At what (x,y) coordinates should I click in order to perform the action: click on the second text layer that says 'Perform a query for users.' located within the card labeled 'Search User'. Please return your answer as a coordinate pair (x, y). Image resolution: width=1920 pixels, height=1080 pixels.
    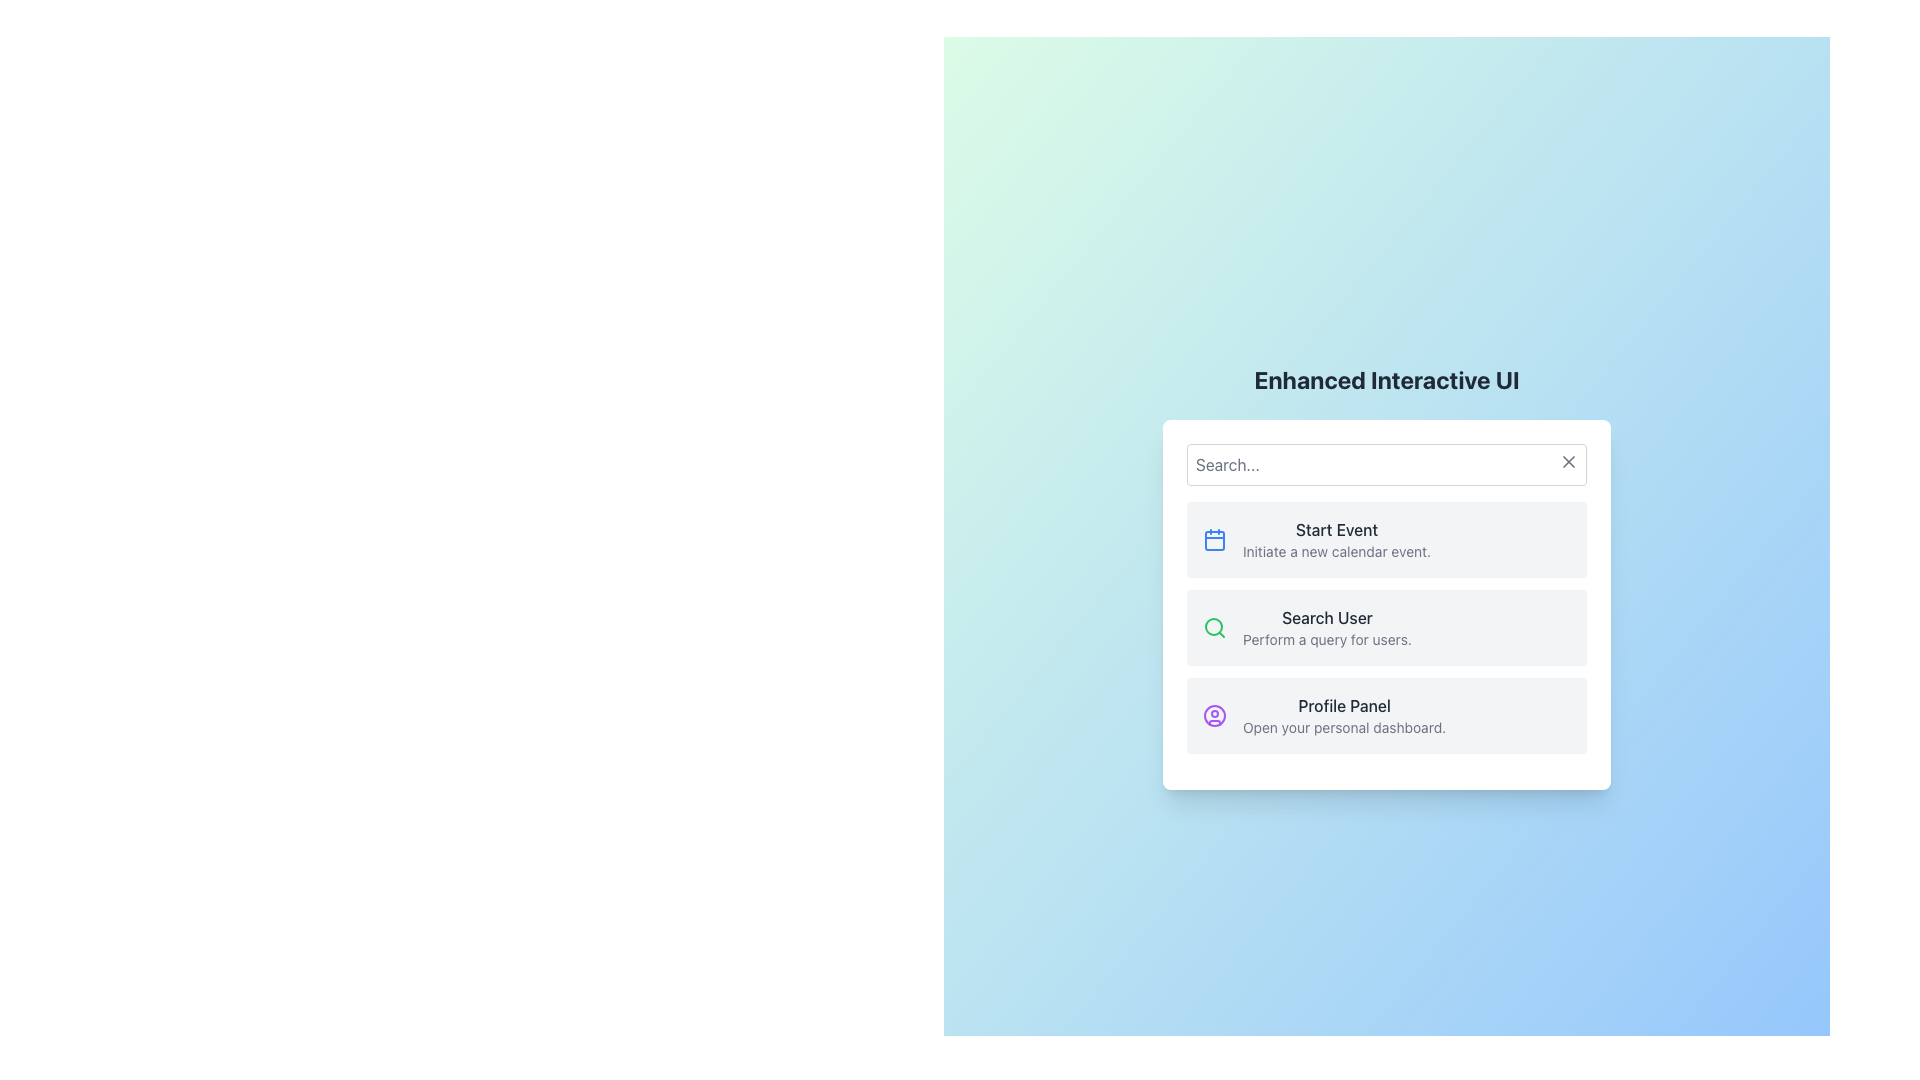
    Looking at the image, I should click on (1327, 627).